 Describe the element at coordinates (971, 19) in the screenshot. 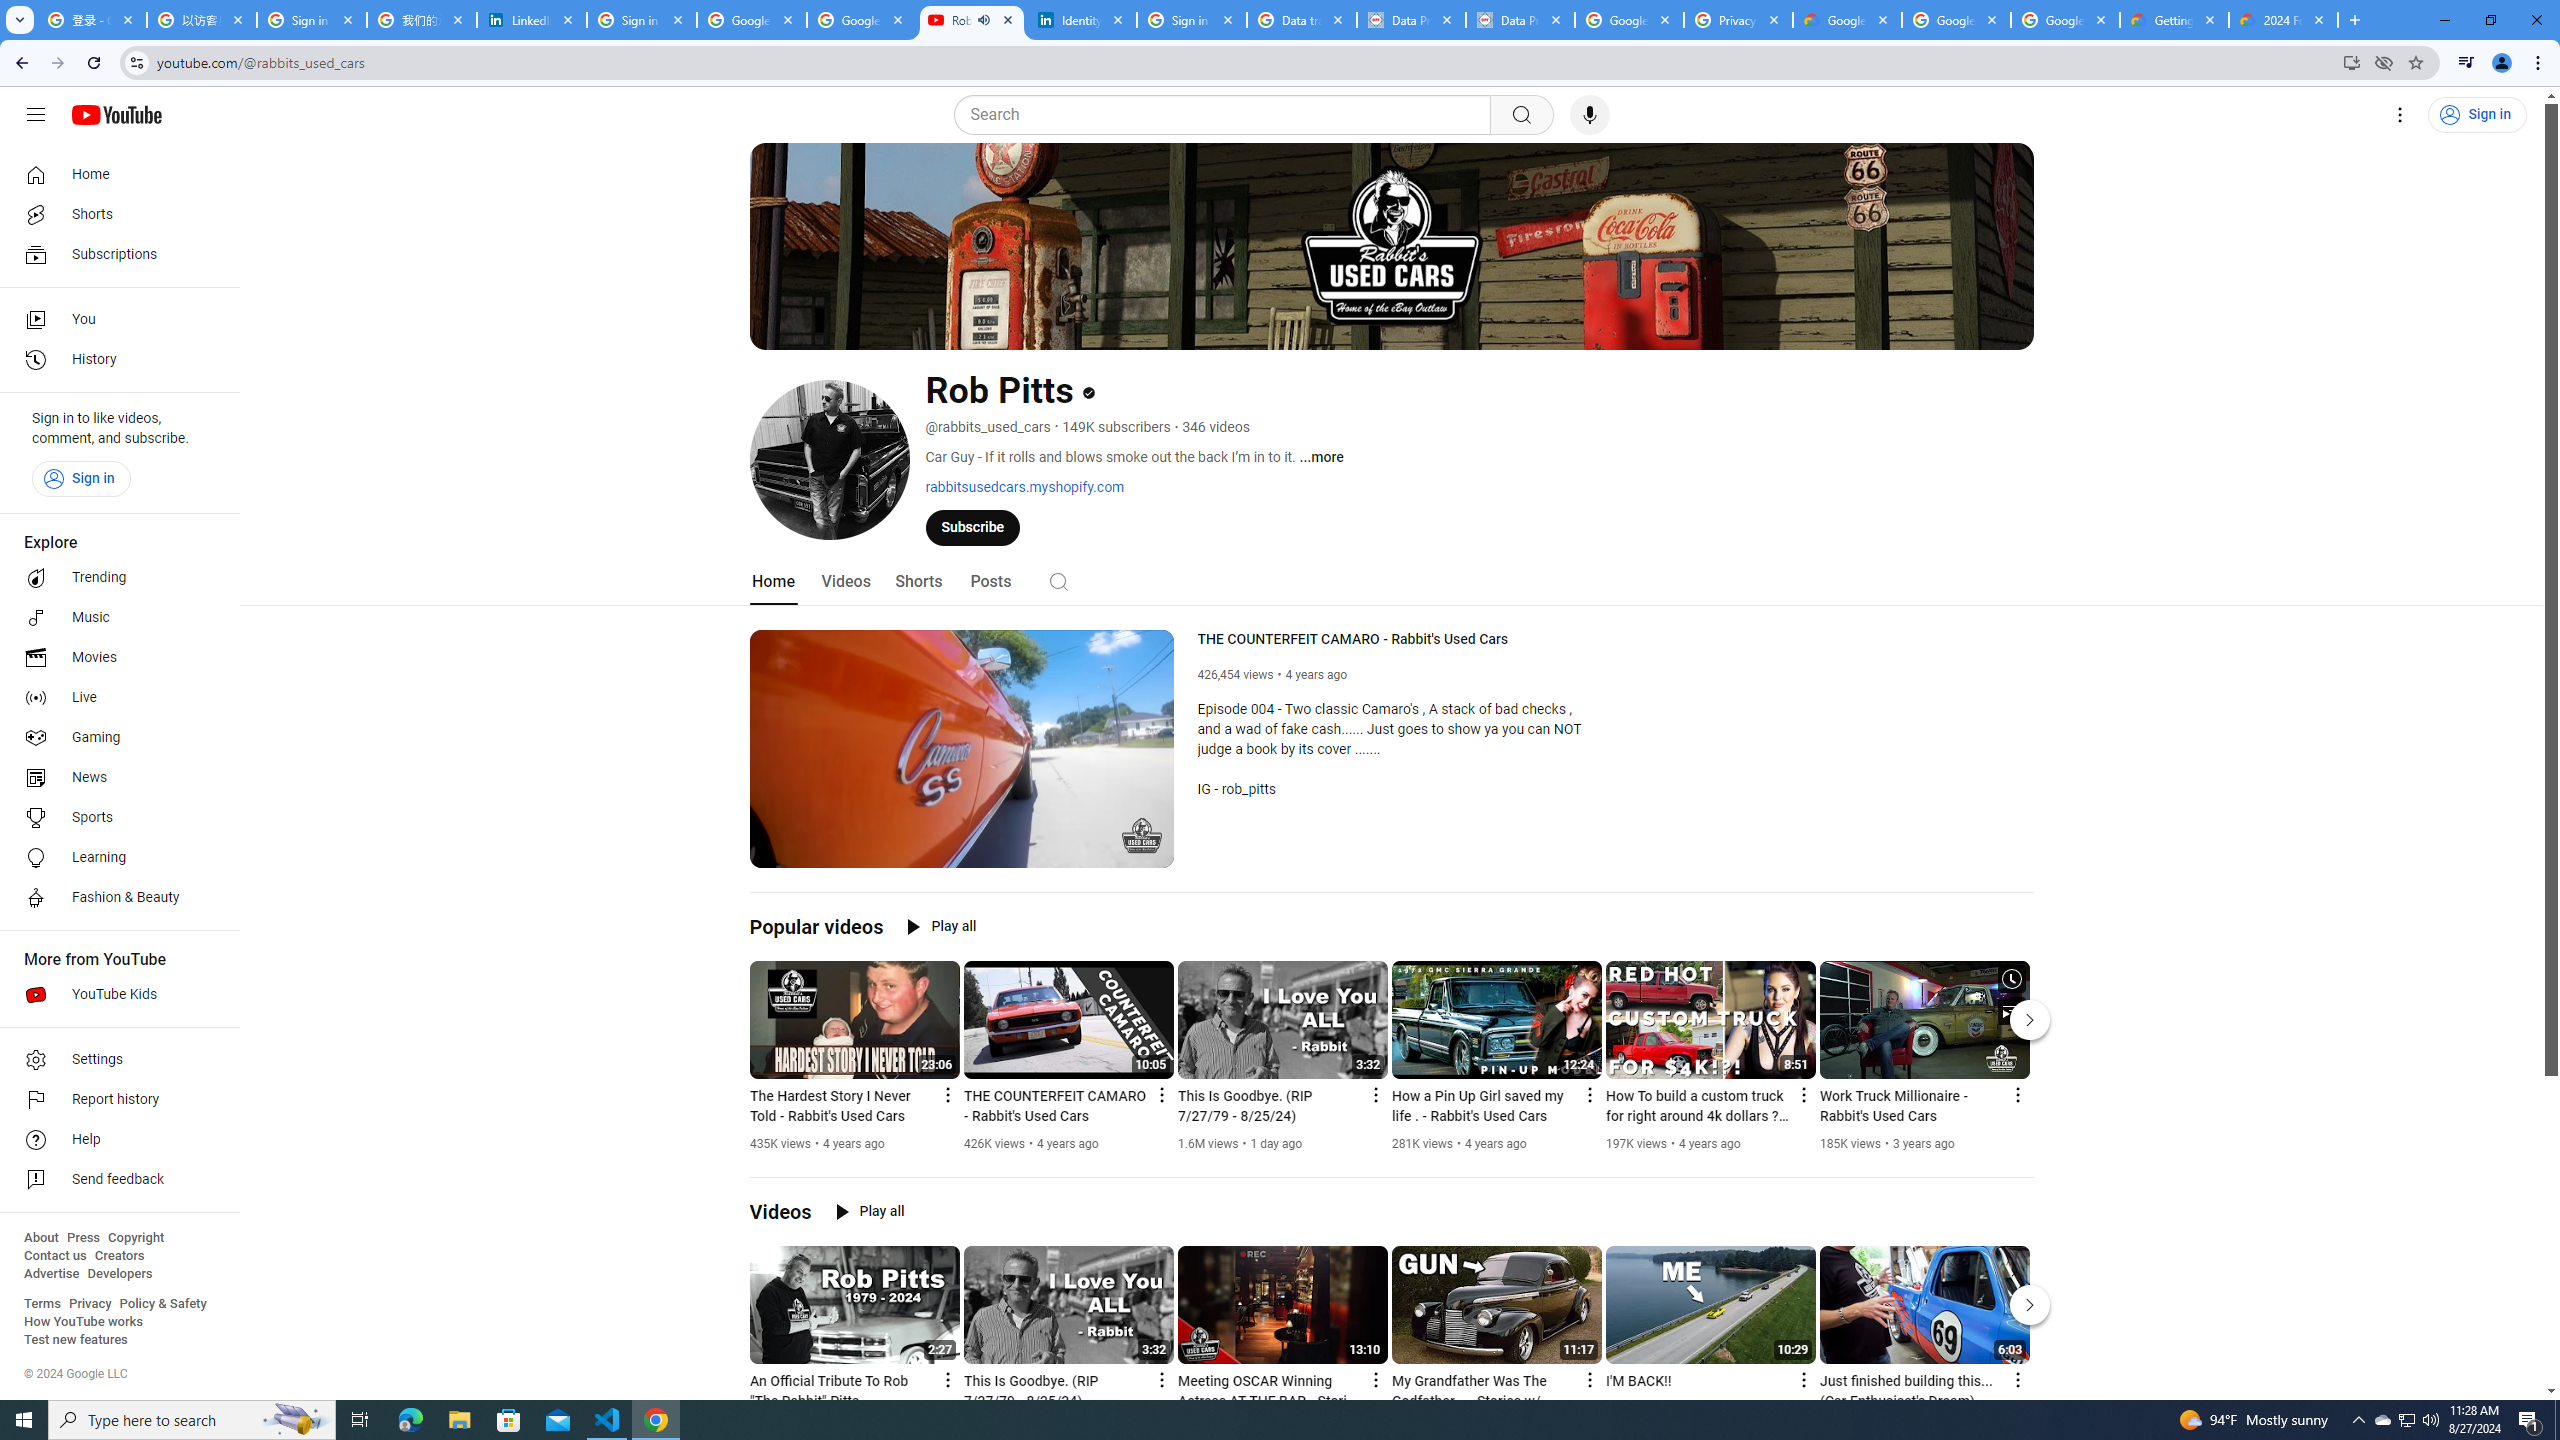

I see `'Rob Pitts - YouTube - Audio playing'` at that location.